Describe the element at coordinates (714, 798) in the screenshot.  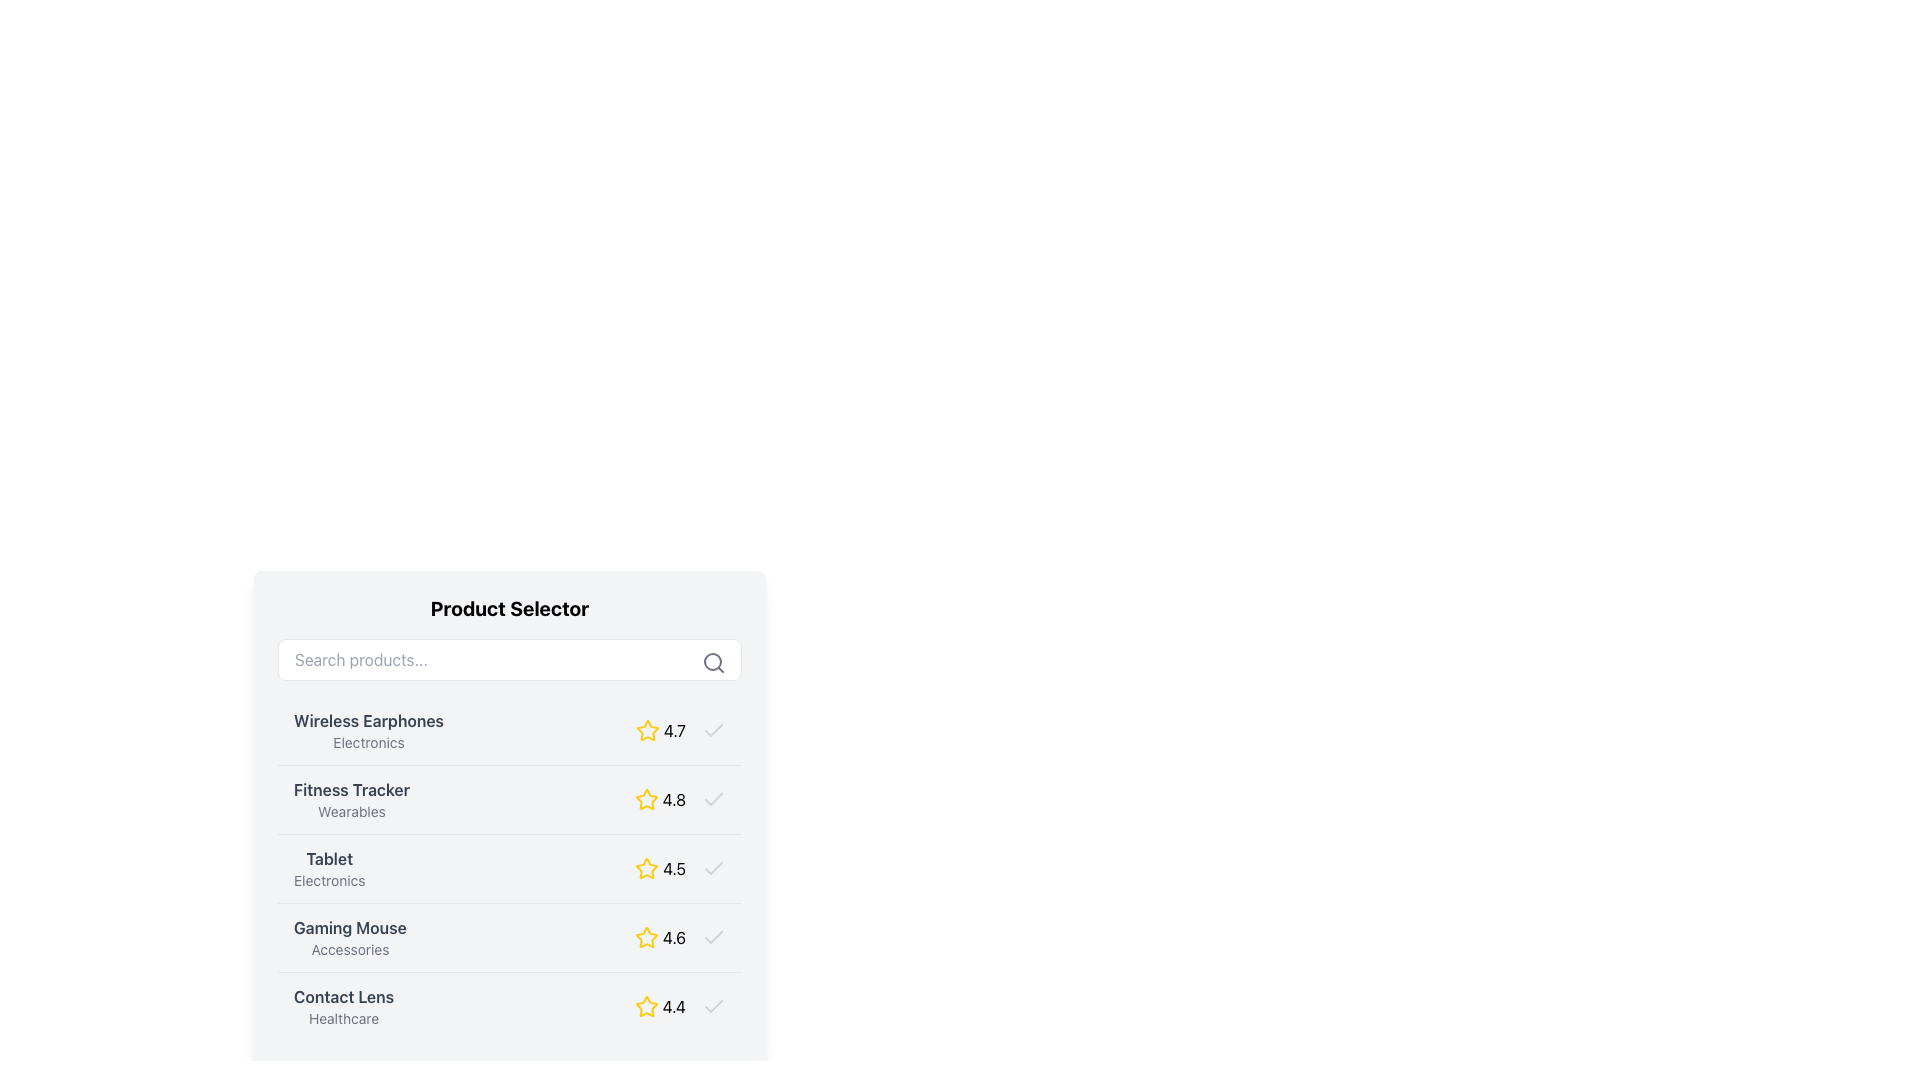
I see `the small checkmark icon located to the right of the rating text ('4.8') for the 'Fitness Tracker' product` at that location.